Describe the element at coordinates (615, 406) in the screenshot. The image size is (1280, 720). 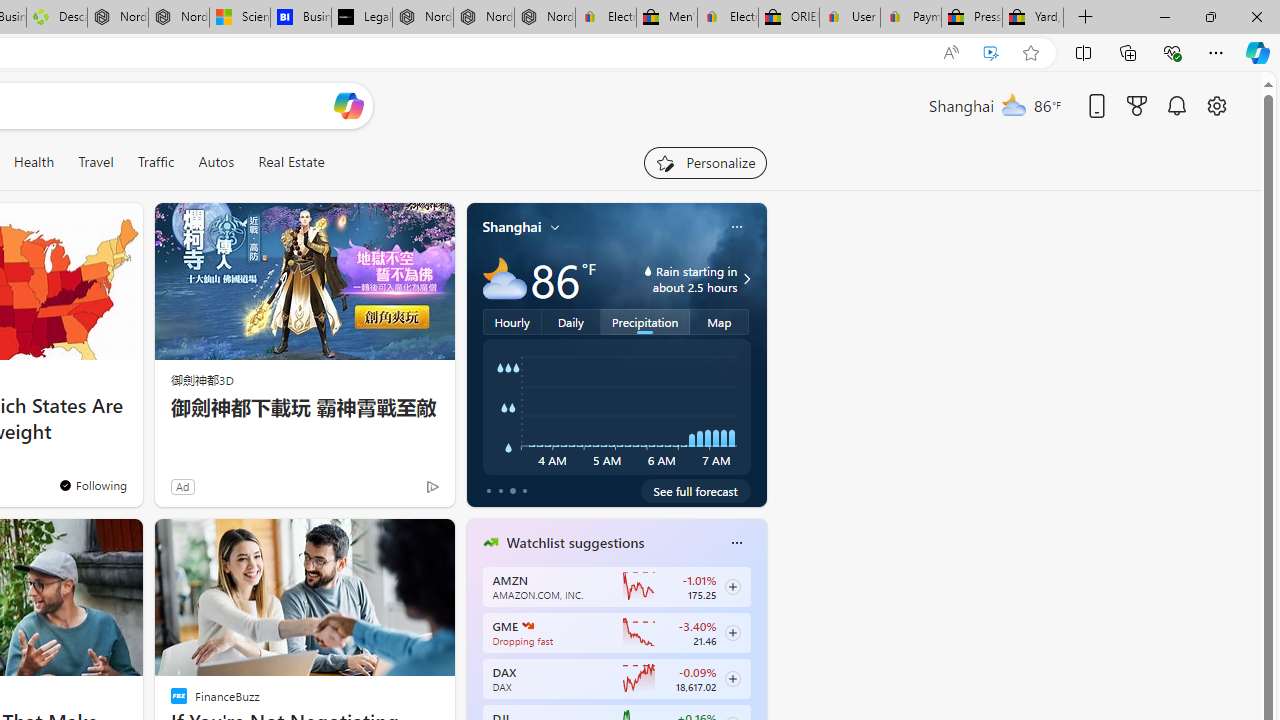
I see `'4 AM 5 AM 6 AM 7 AM'` at that location.